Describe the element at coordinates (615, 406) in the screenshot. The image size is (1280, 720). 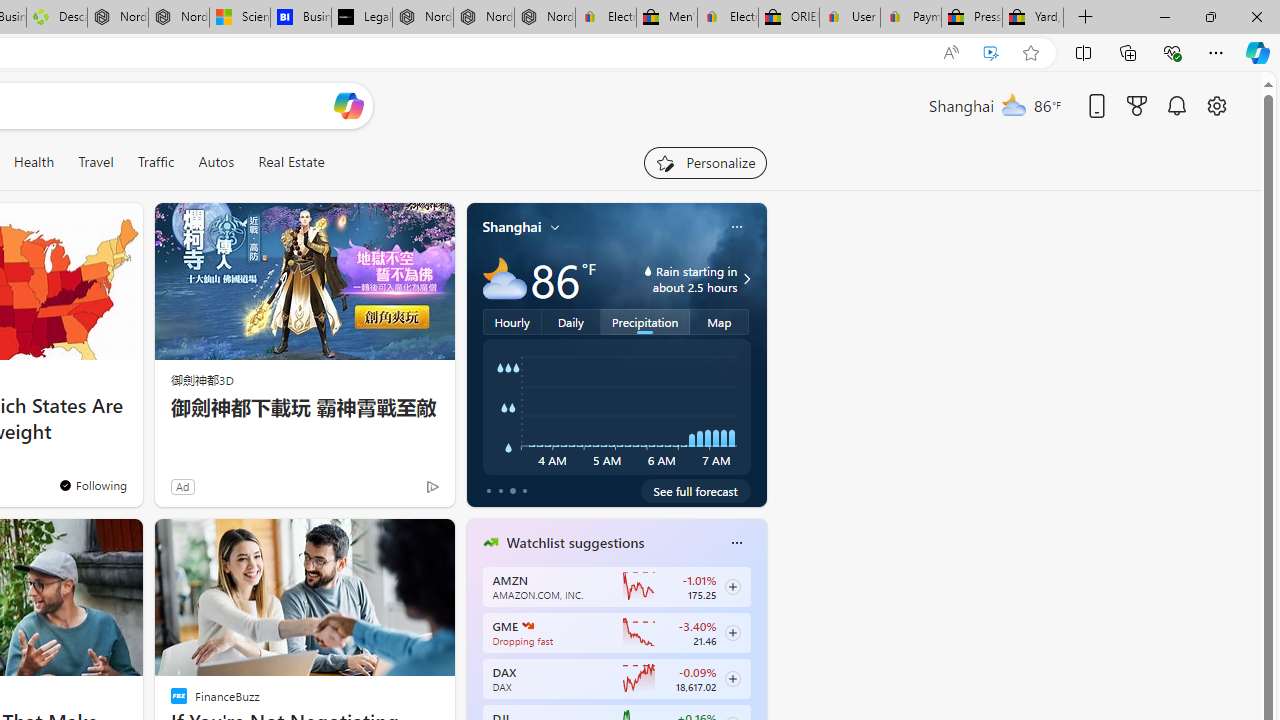
I see `'4 AM 5 AM 6 AM 7 AM'` at that location.